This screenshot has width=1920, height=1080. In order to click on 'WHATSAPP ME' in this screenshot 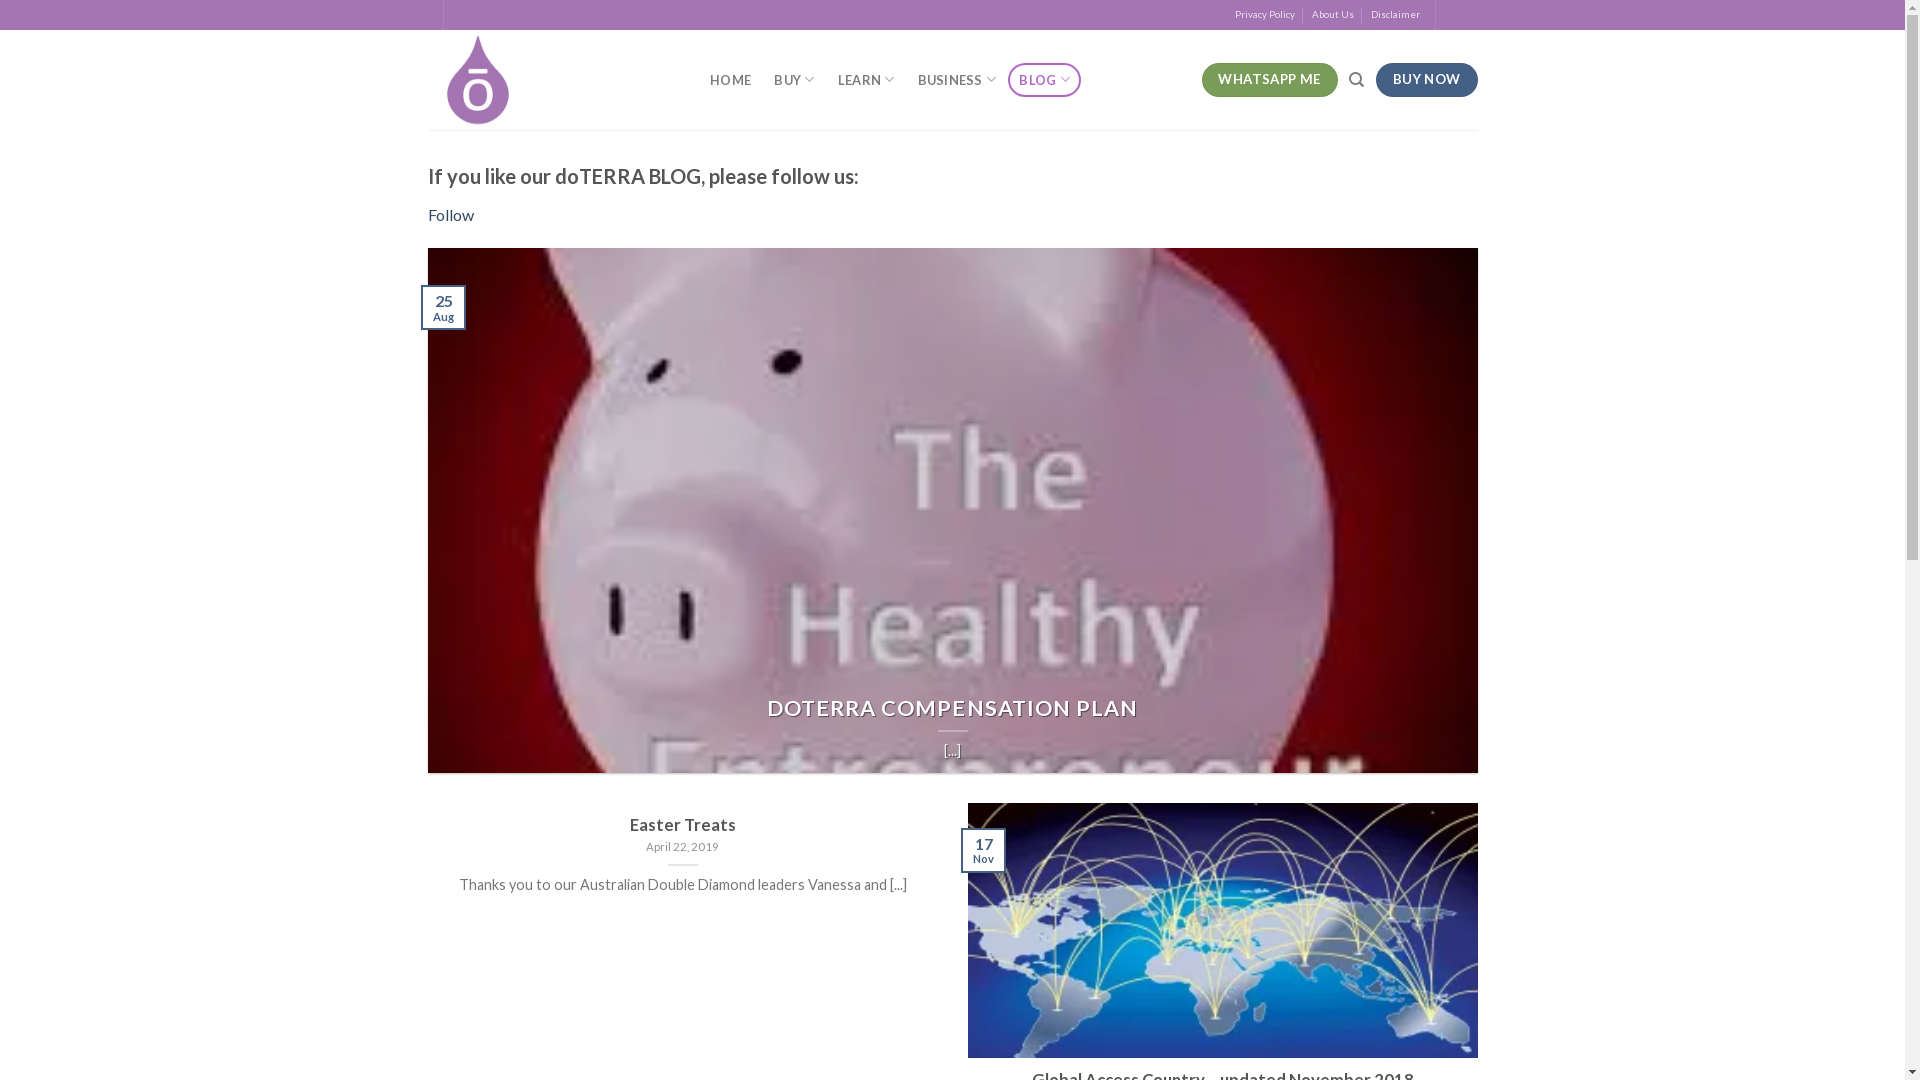, I will do `click(1200, 79)`.